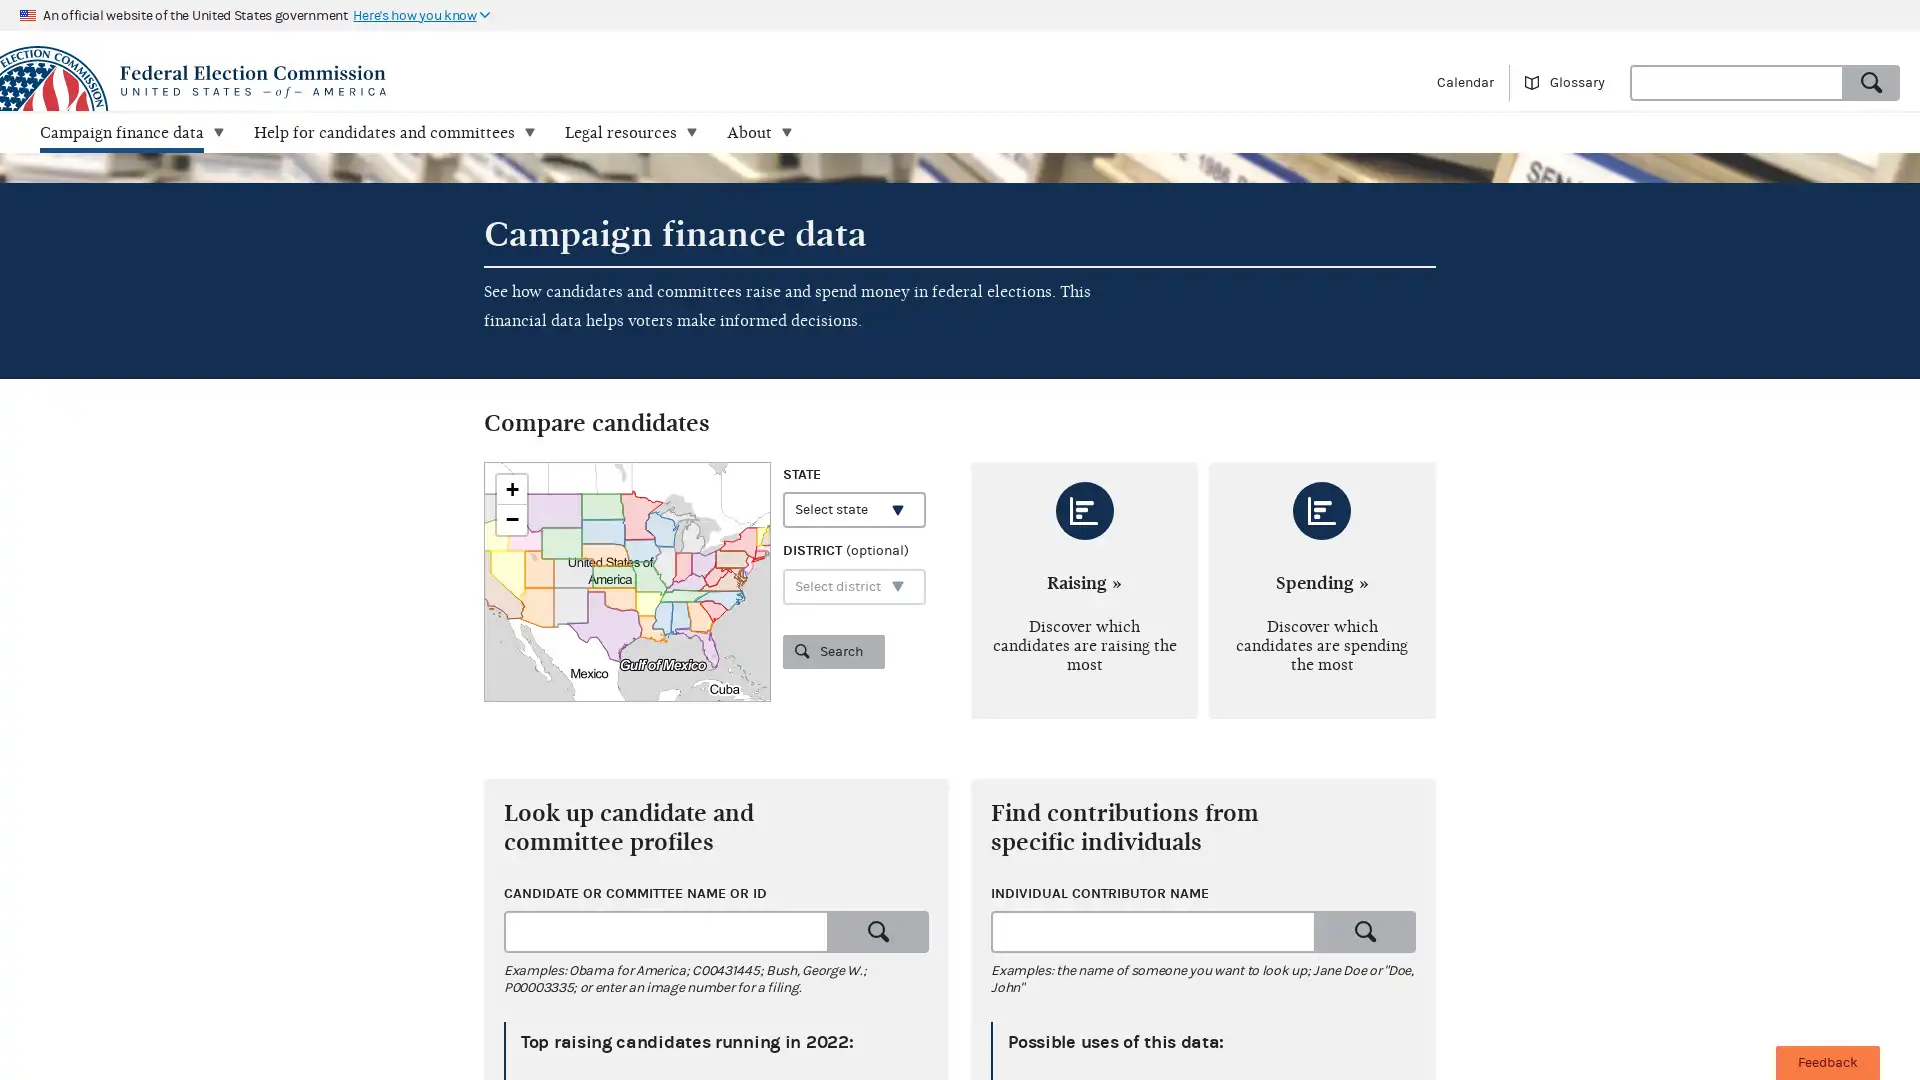  Describe the element at coordinates (512, 519) in the screenshot. I see `Zoom out` at that location.